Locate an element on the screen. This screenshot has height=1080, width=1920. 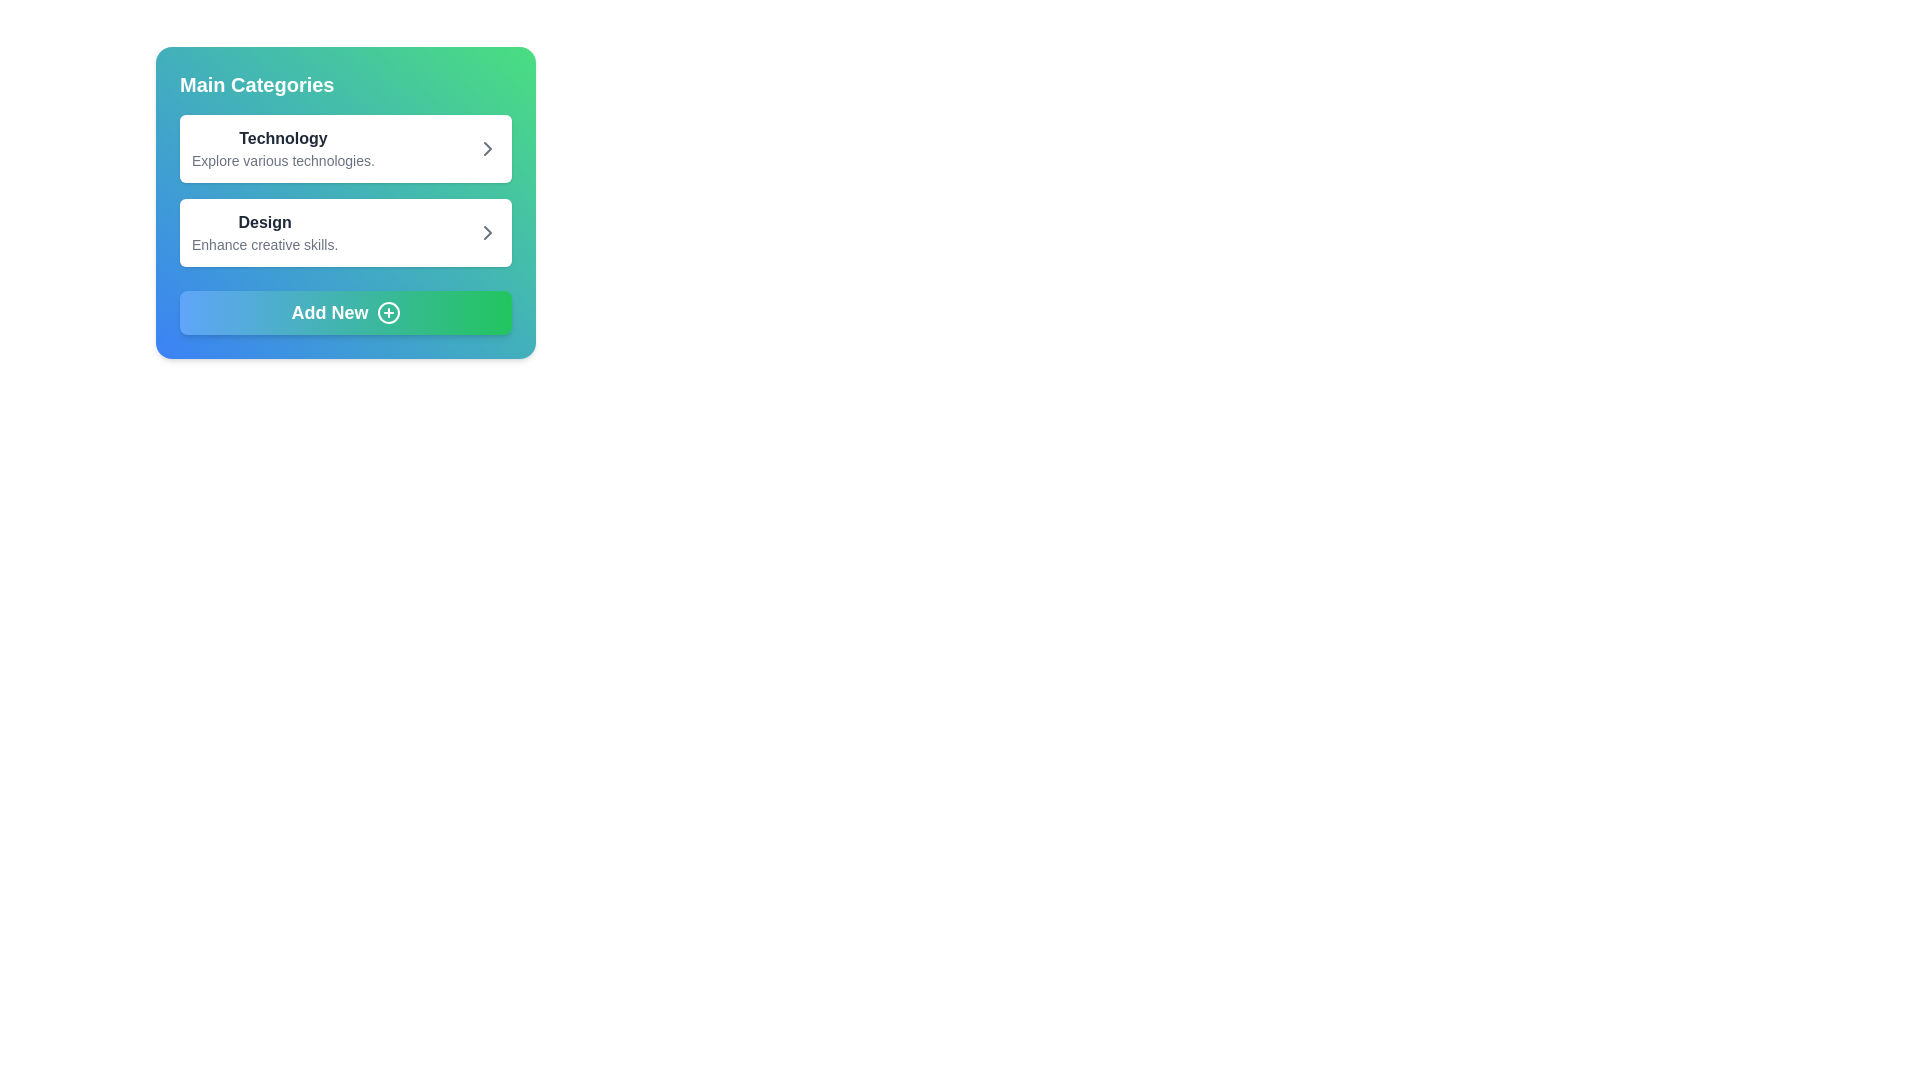
the 'Design' clickable card located directly beneath the 'Technology' card in the main categories list is located at coordinates (345, 231).